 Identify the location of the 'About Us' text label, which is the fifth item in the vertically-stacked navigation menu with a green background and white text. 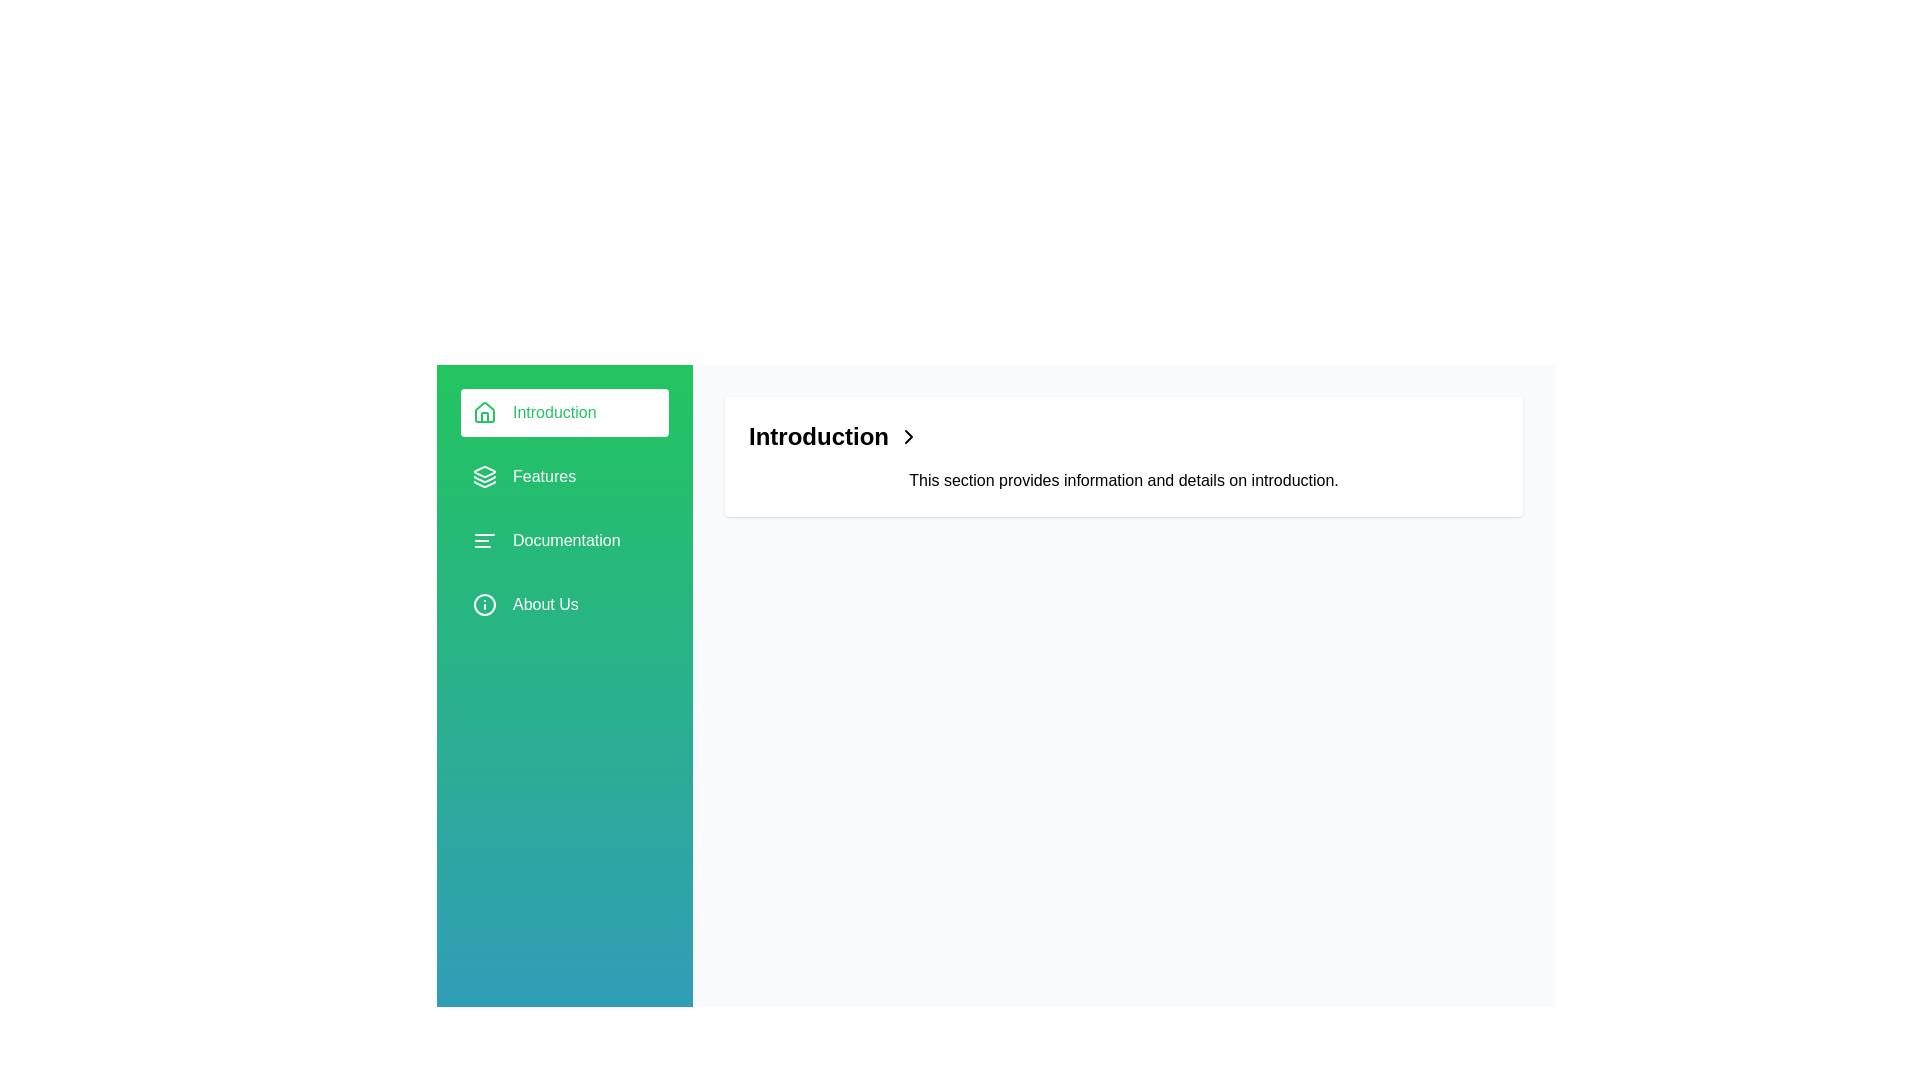
(545, 604).